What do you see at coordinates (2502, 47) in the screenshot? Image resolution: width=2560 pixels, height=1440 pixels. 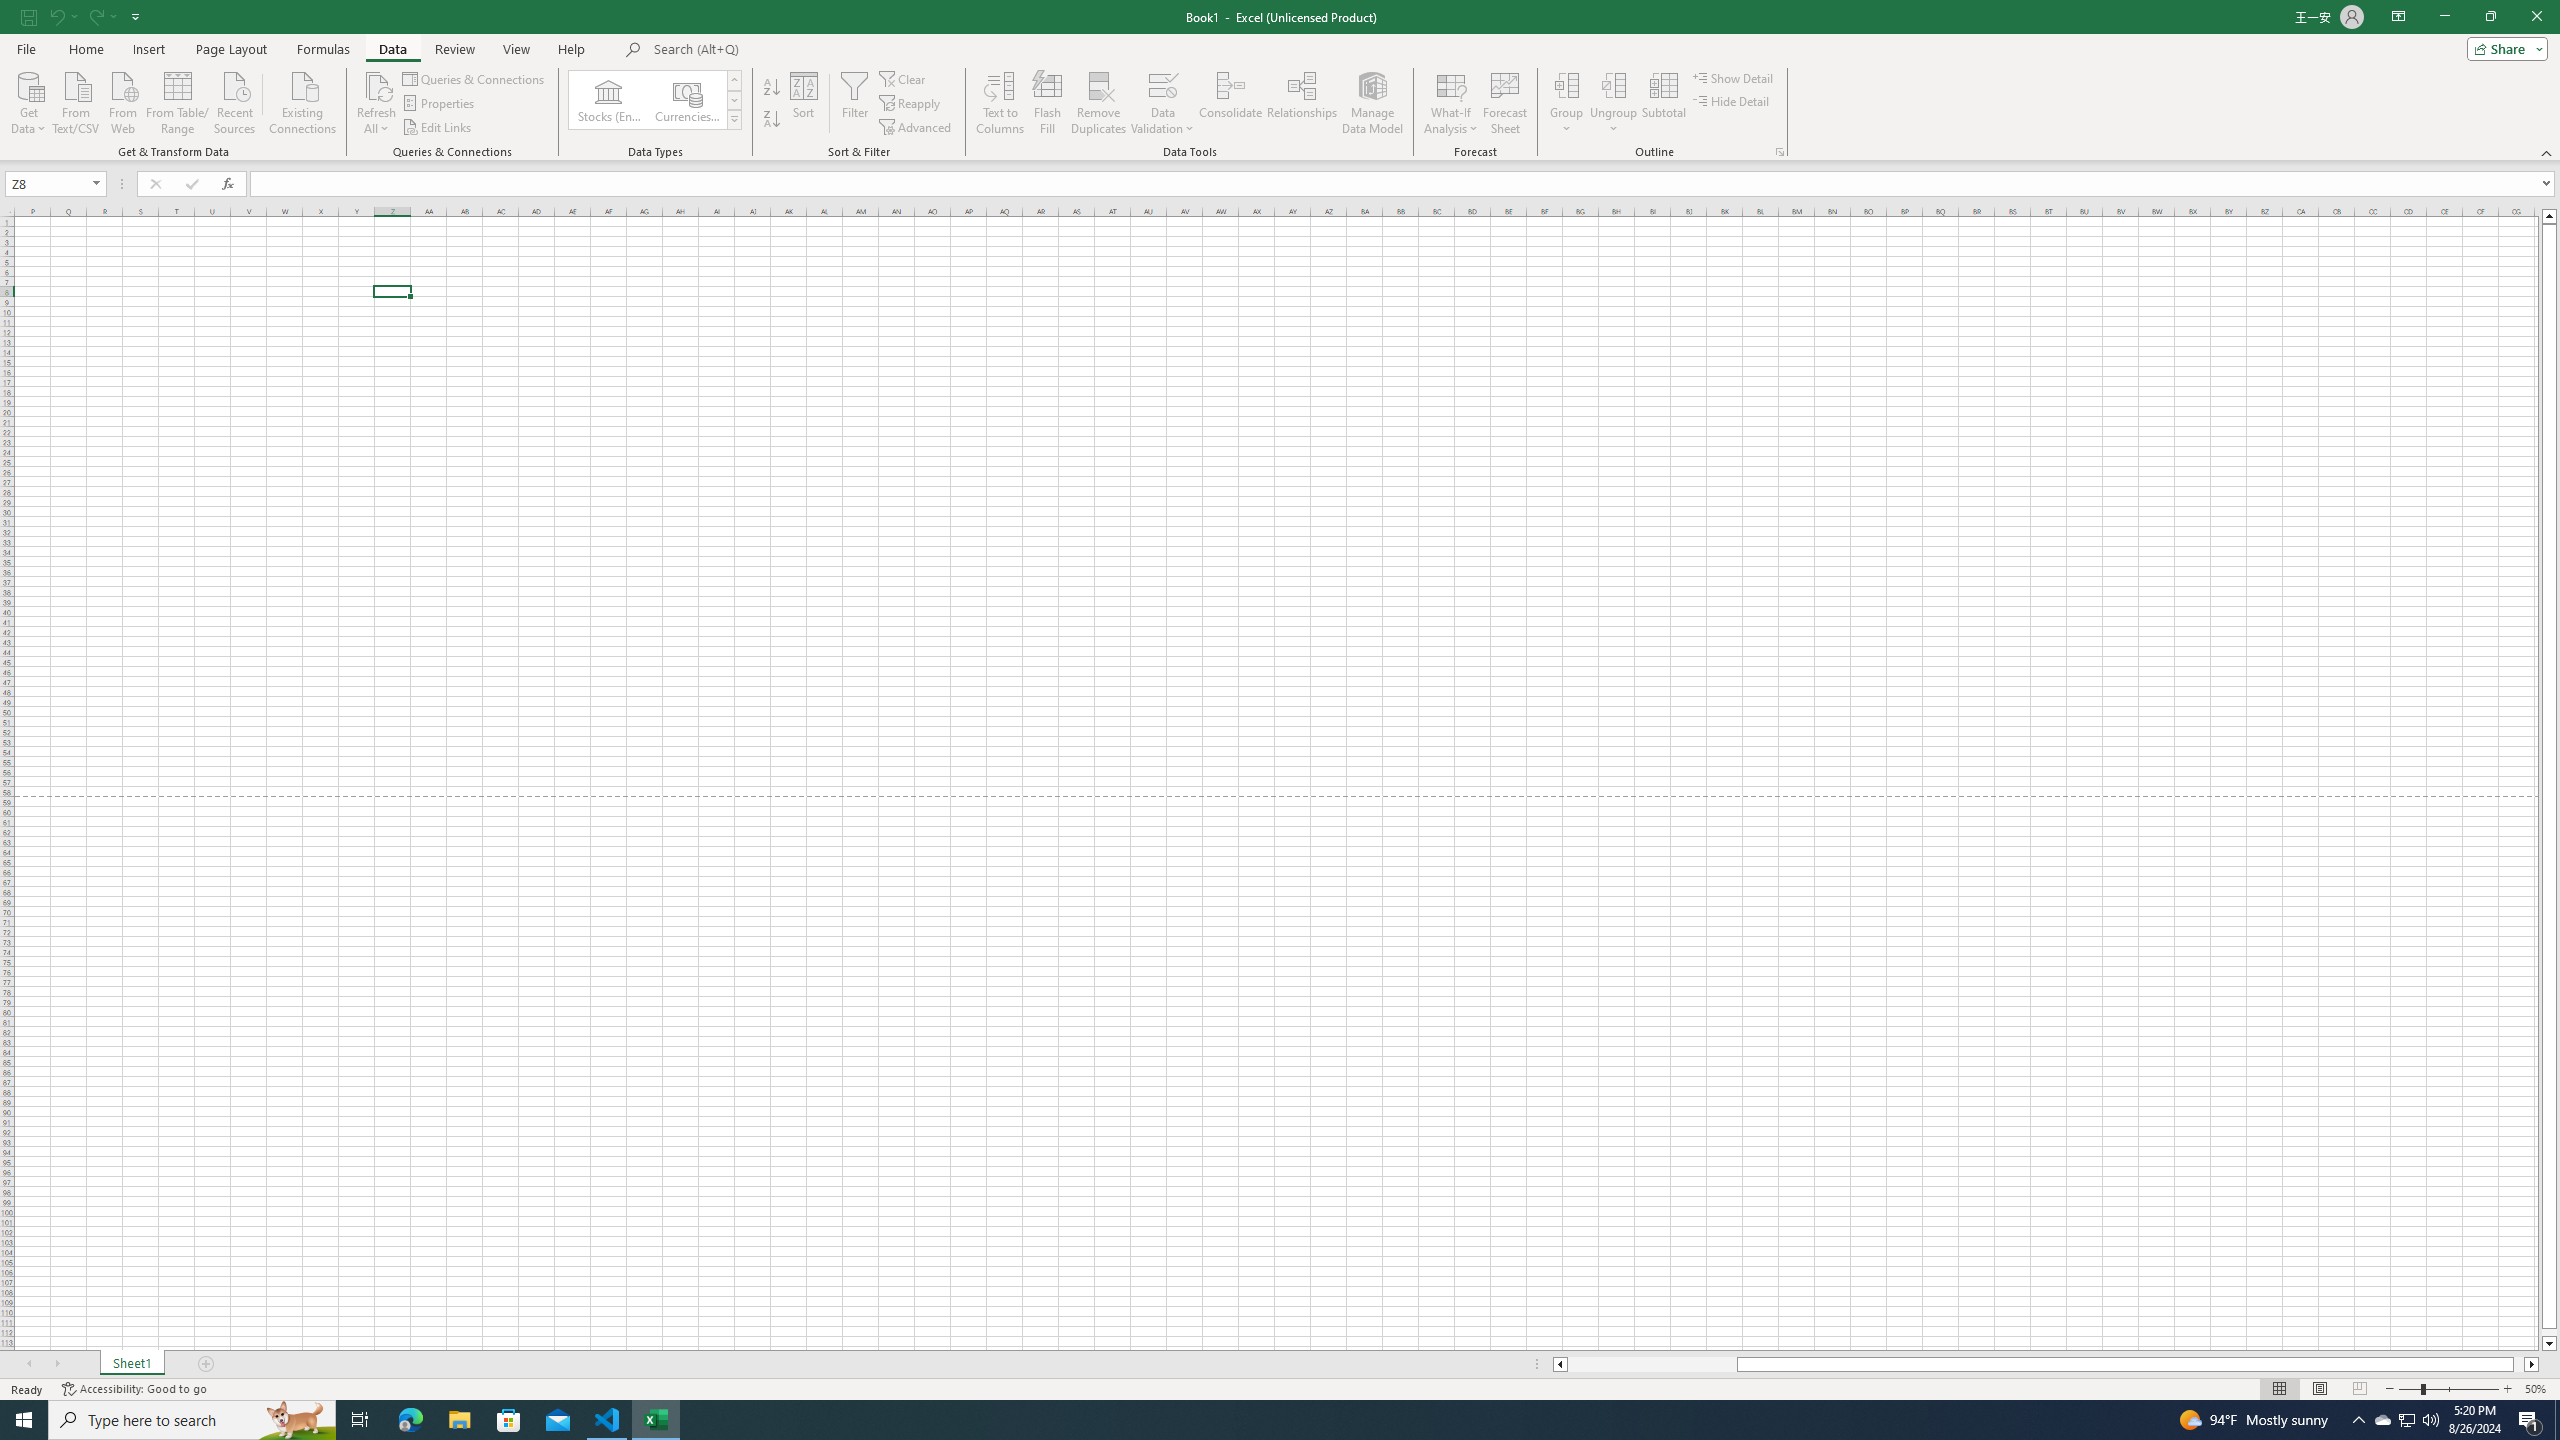 I see `'Share'` at bounding box center [2502, 47].